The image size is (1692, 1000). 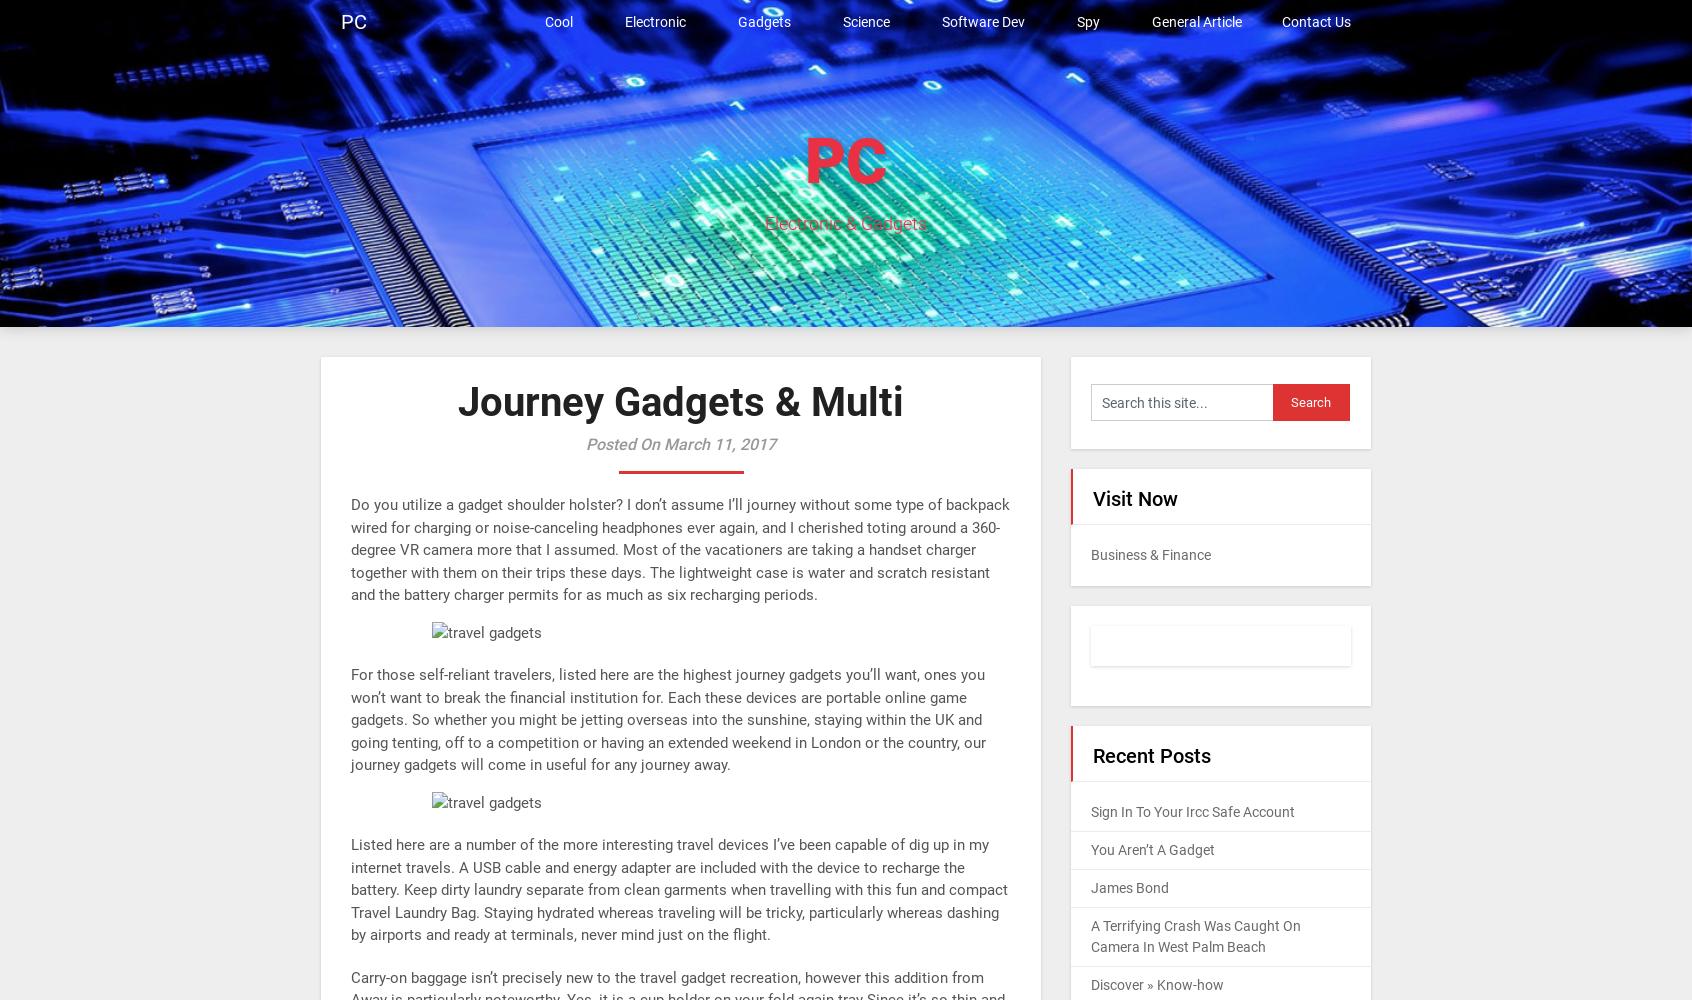 What do you see at coordinates (1315, 22) in the screenshot?
I see `'Contact Us'` at bounding box center [1315, 22].